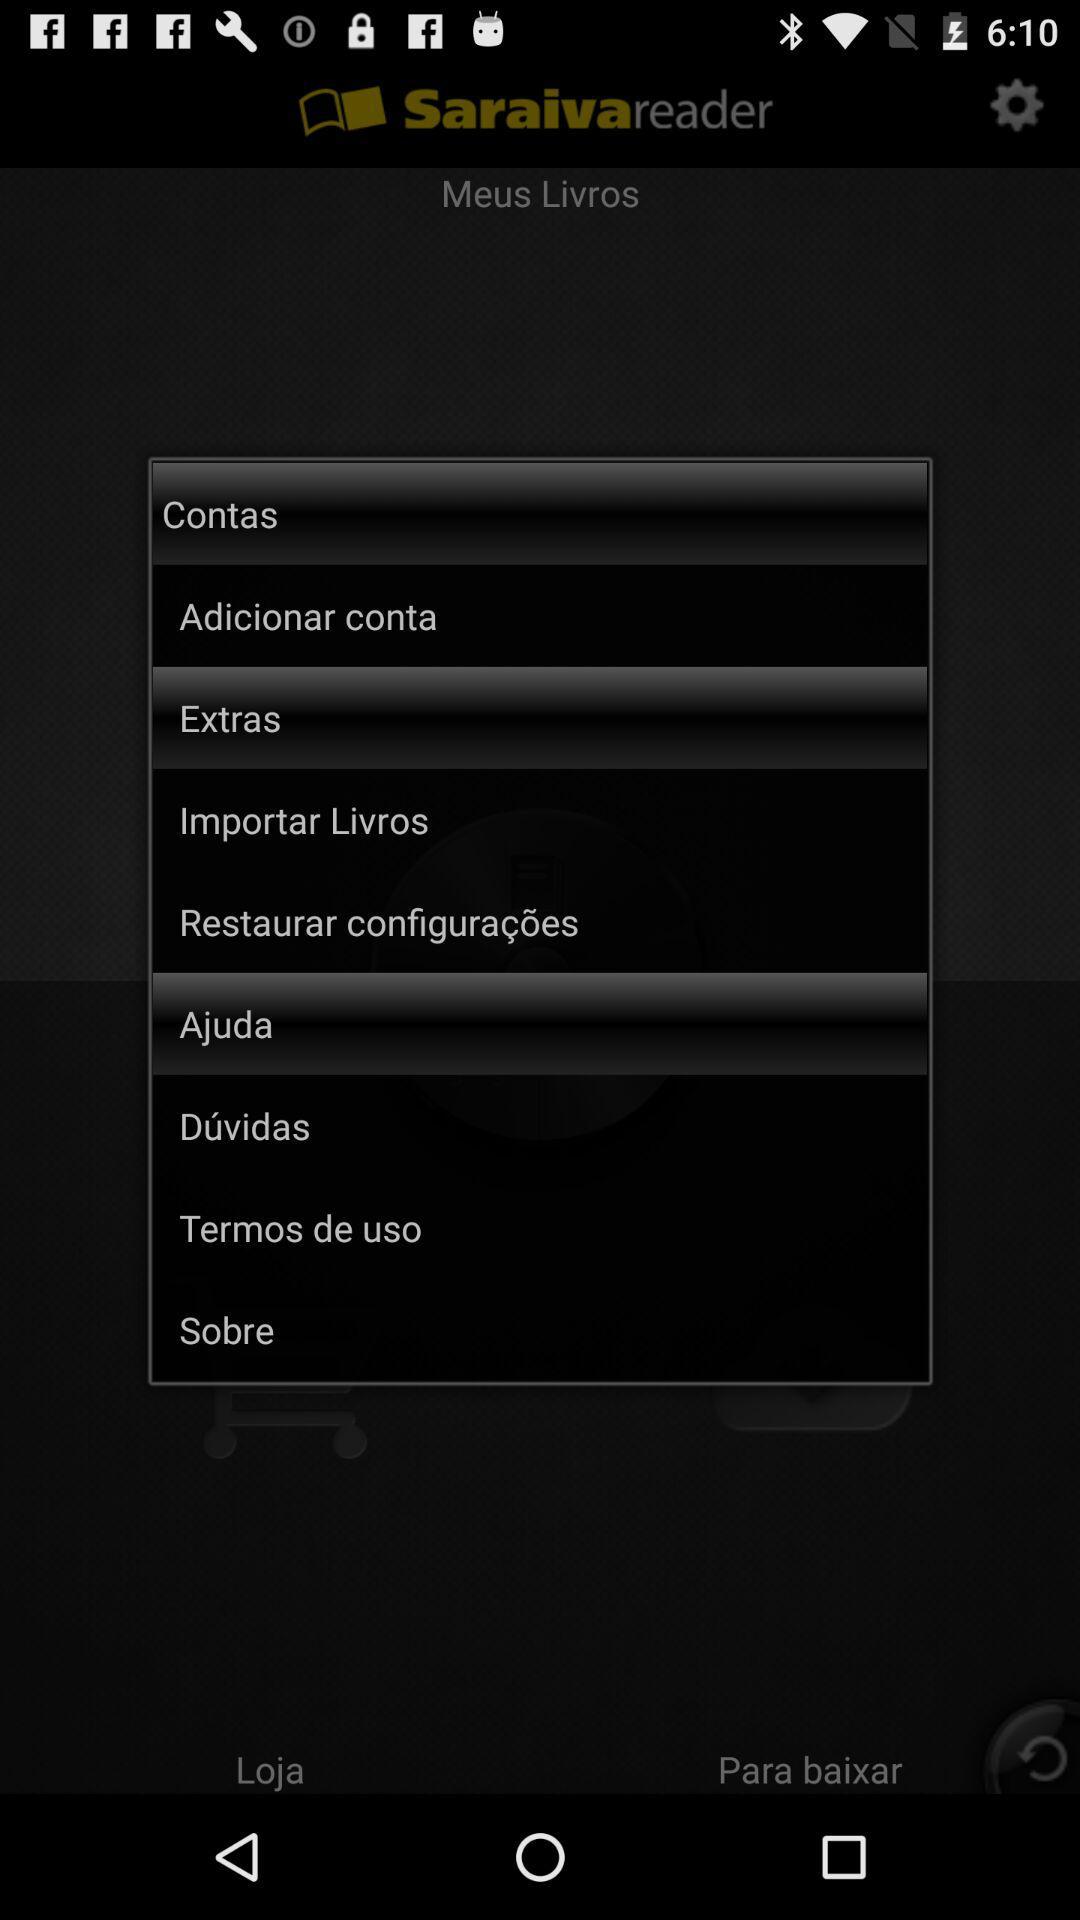 This screenshot has width=1080, height=1920. I want to click on importar livros, so click(553, 819).